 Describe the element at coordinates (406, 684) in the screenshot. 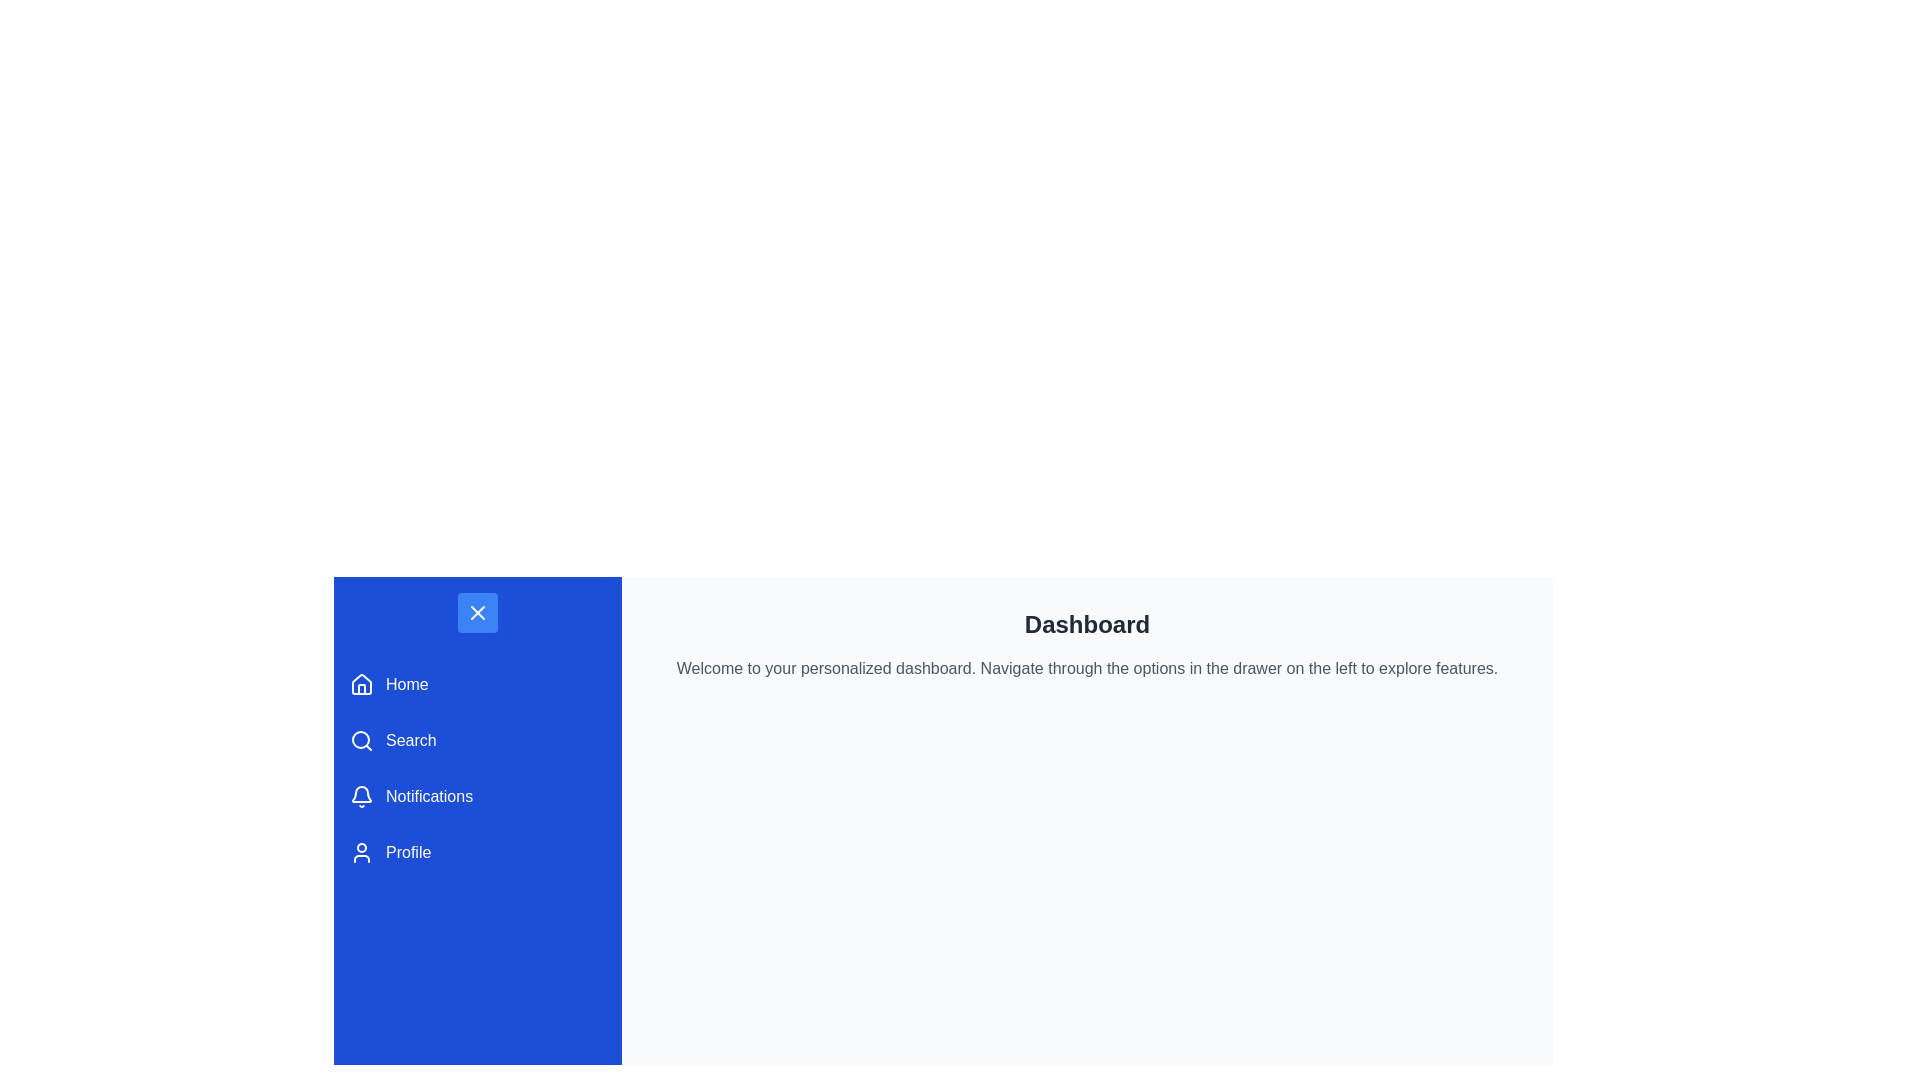

I see `the 'Home' text label styled in white font on a blue background, which is positioned in the sidebar menu as the first item next to a house-shaped icon` at that location.